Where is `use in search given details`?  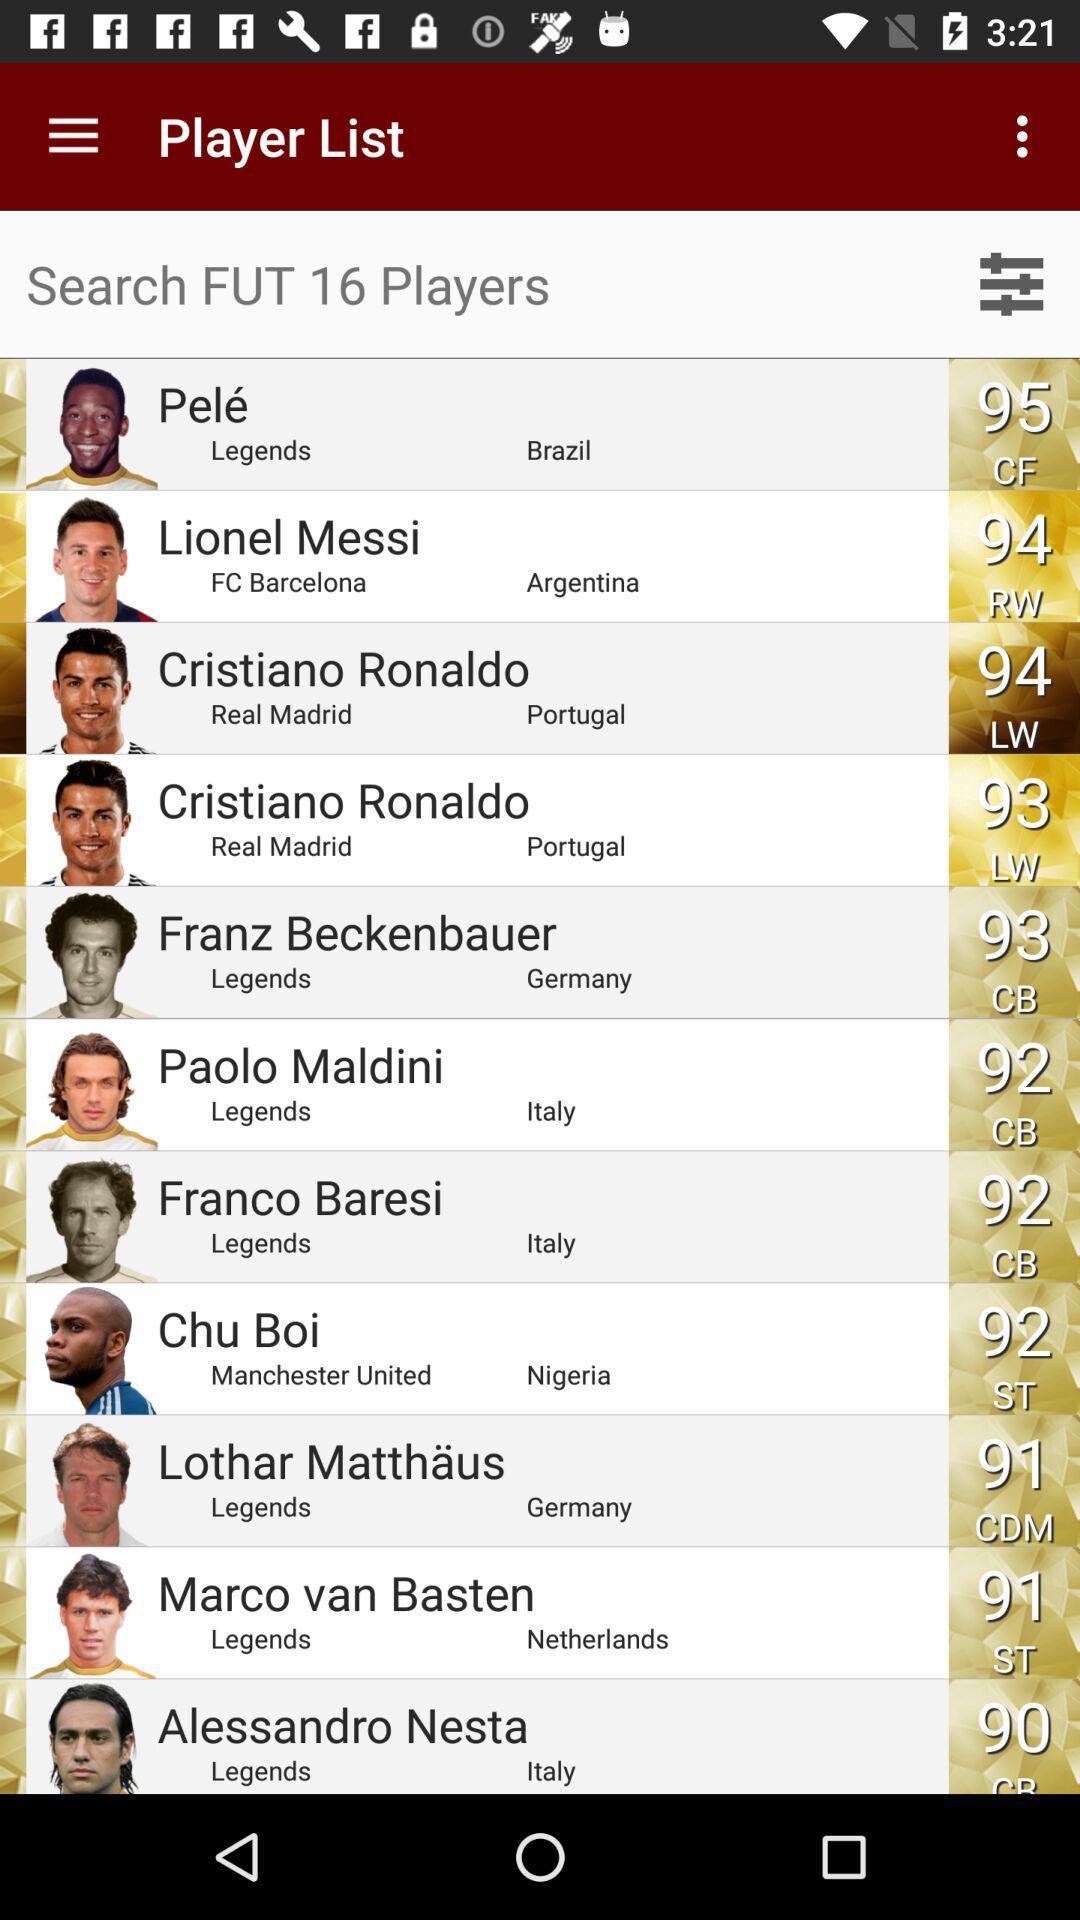 use in search given details is located at coordinates (1011, 283).